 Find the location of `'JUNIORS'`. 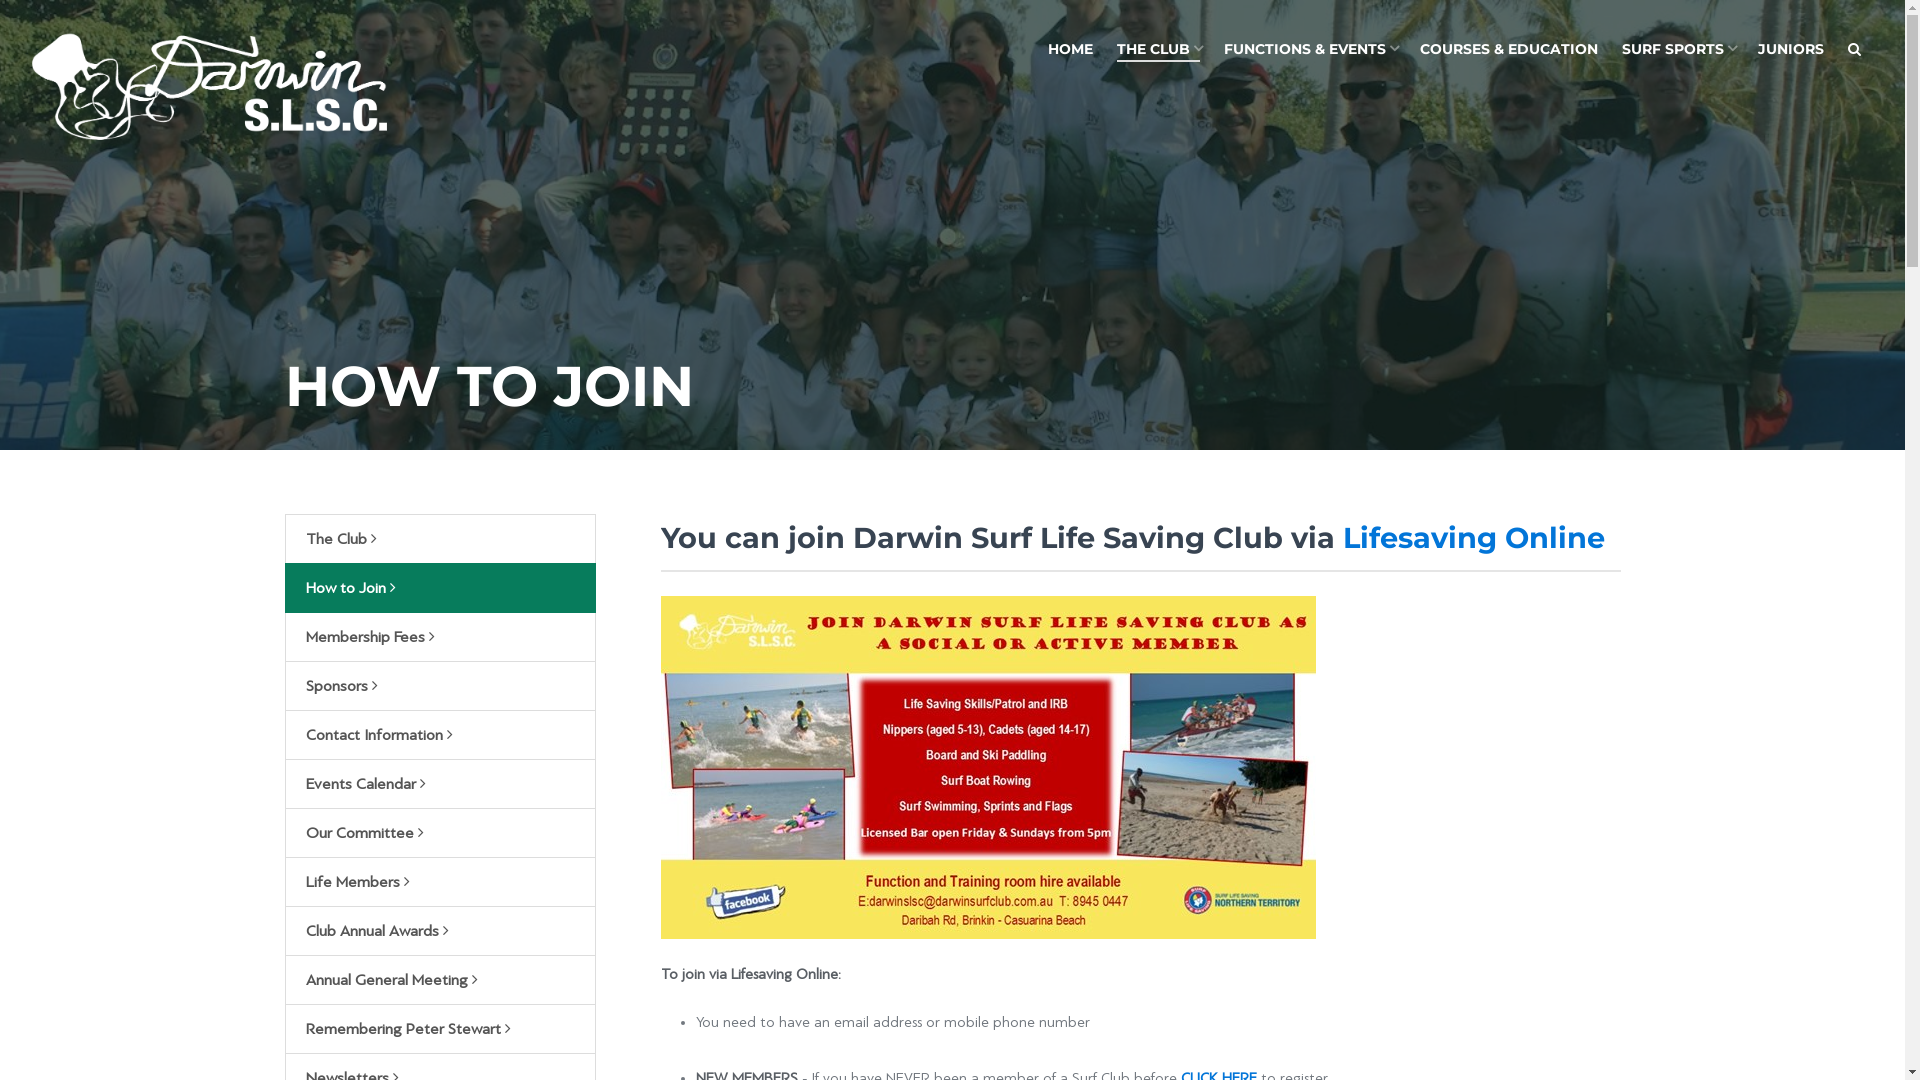

'JUNIORS' is located at coordinates (1745, 48).